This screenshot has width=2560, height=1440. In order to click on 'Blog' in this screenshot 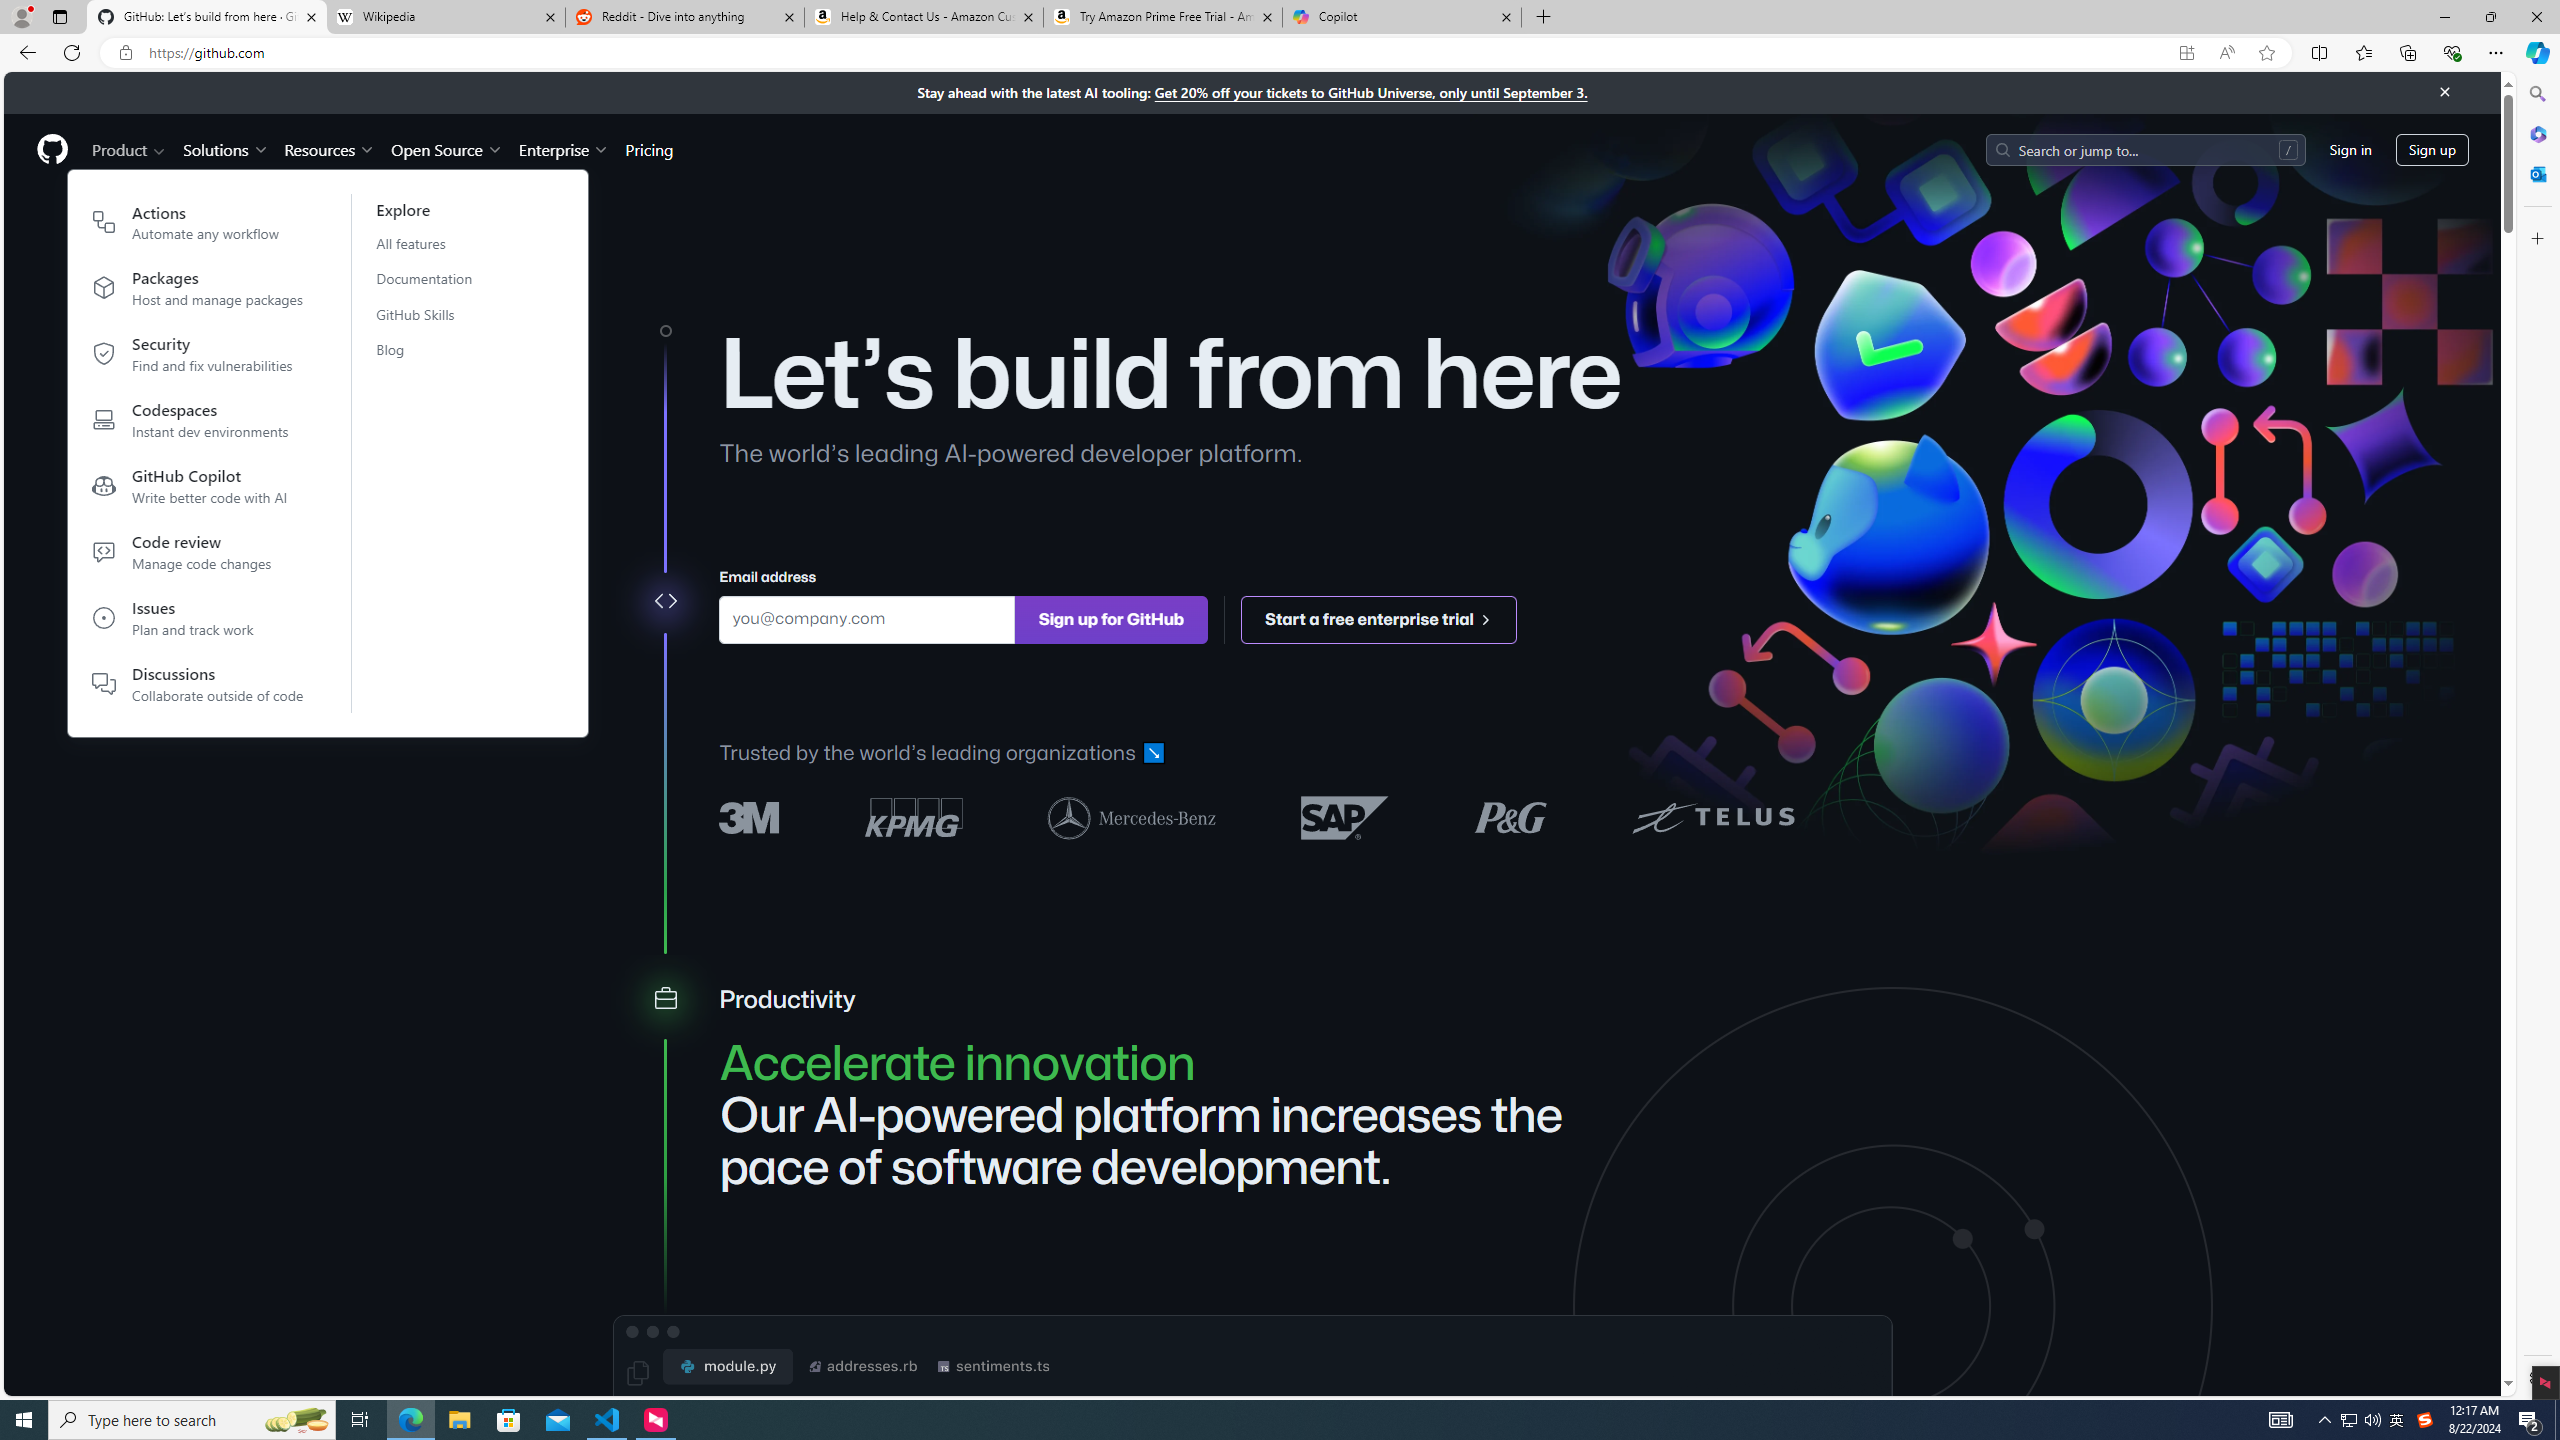, I will do `click(436, 349)`.